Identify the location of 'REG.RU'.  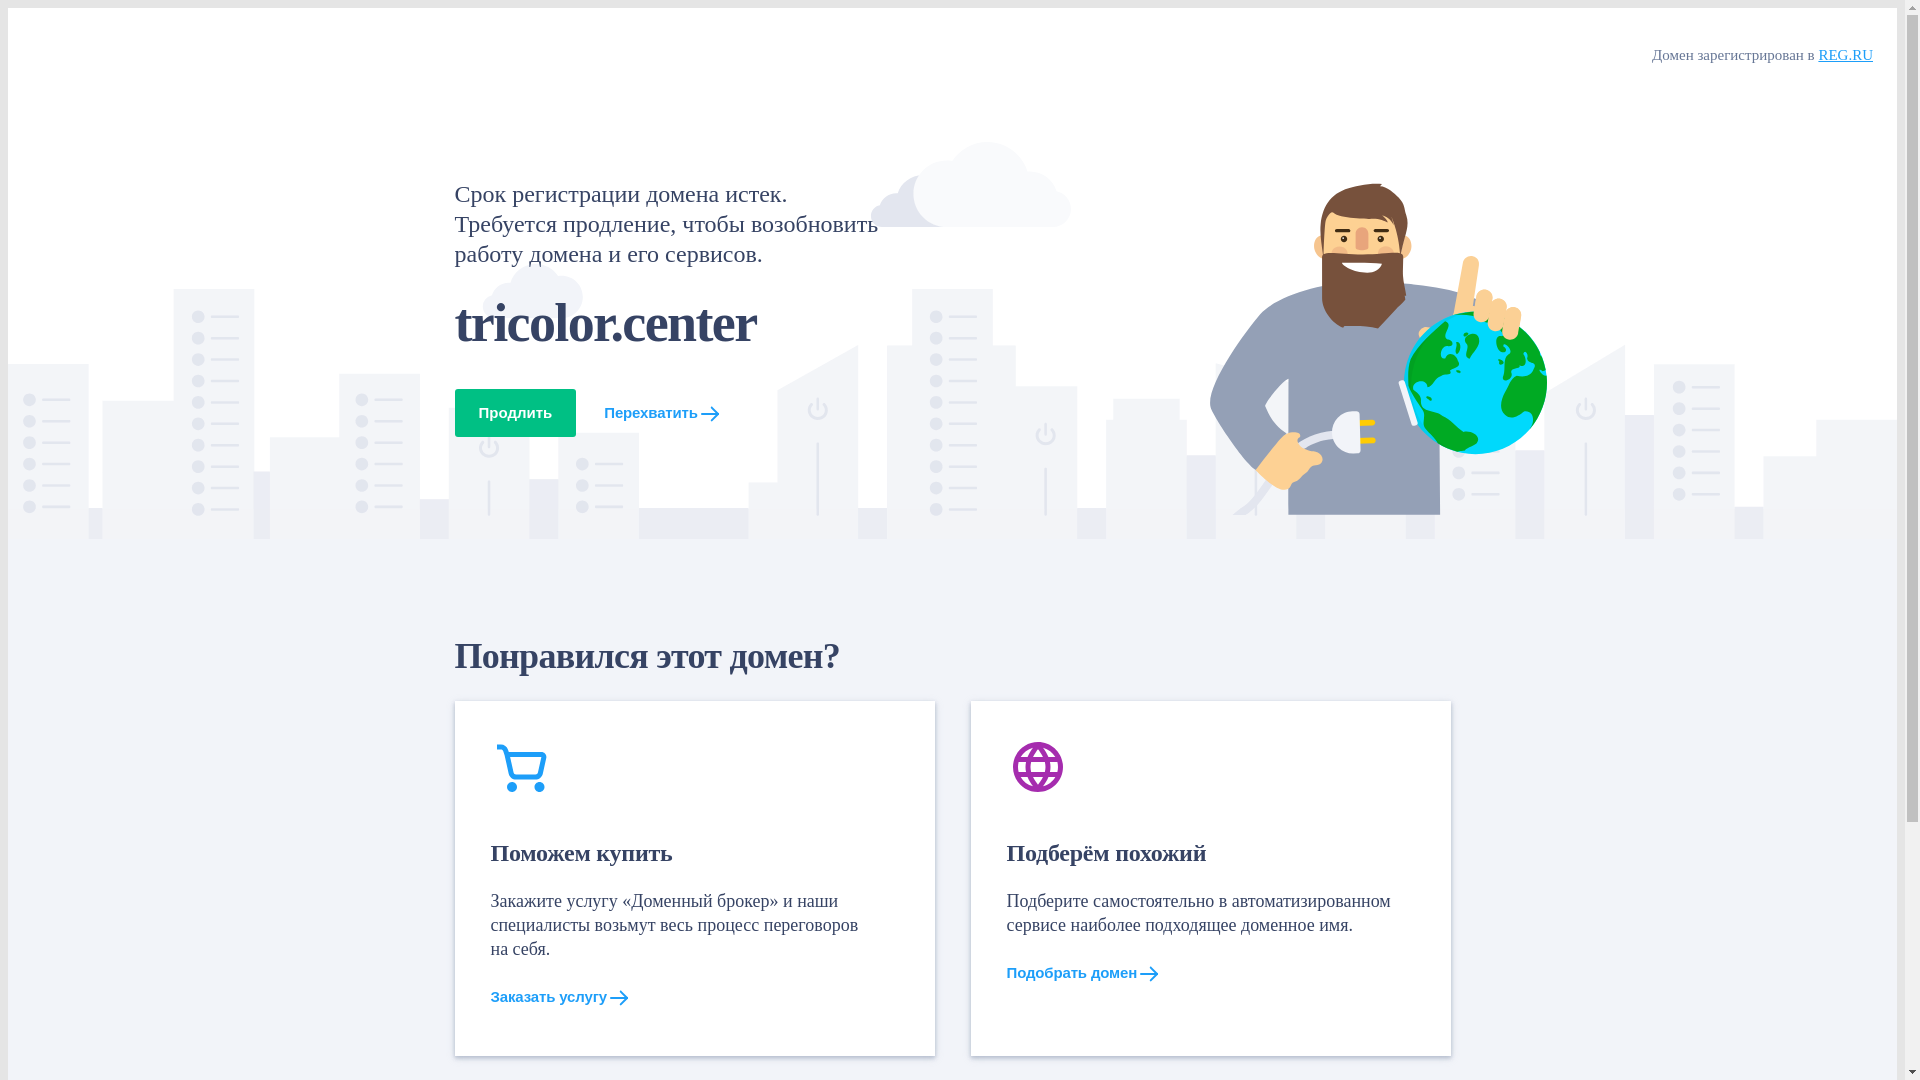
(1844, 53).